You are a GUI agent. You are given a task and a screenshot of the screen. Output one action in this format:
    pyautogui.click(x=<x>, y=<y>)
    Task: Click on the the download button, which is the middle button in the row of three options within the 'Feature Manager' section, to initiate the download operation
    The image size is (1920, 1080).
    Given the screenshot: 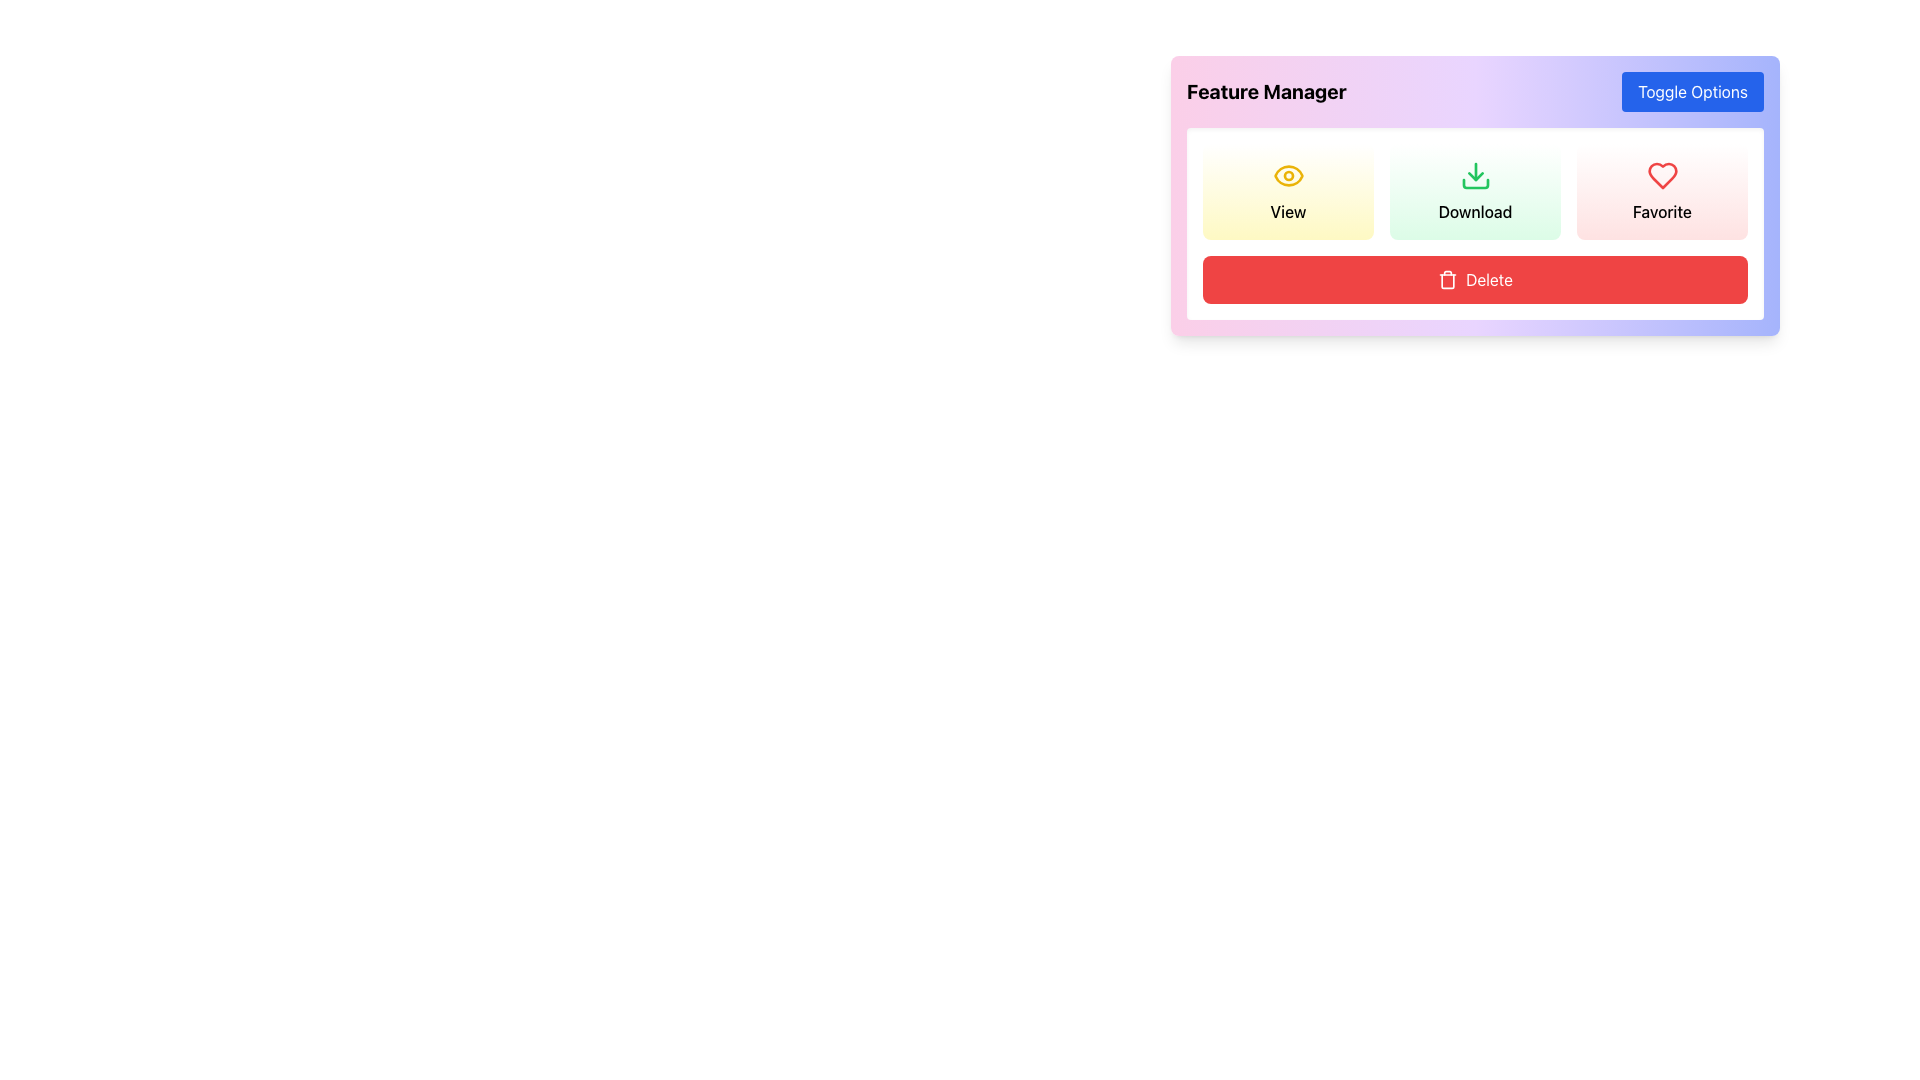 What is the action you would take?
    pyautogui.click(x=1475, y=192)
    